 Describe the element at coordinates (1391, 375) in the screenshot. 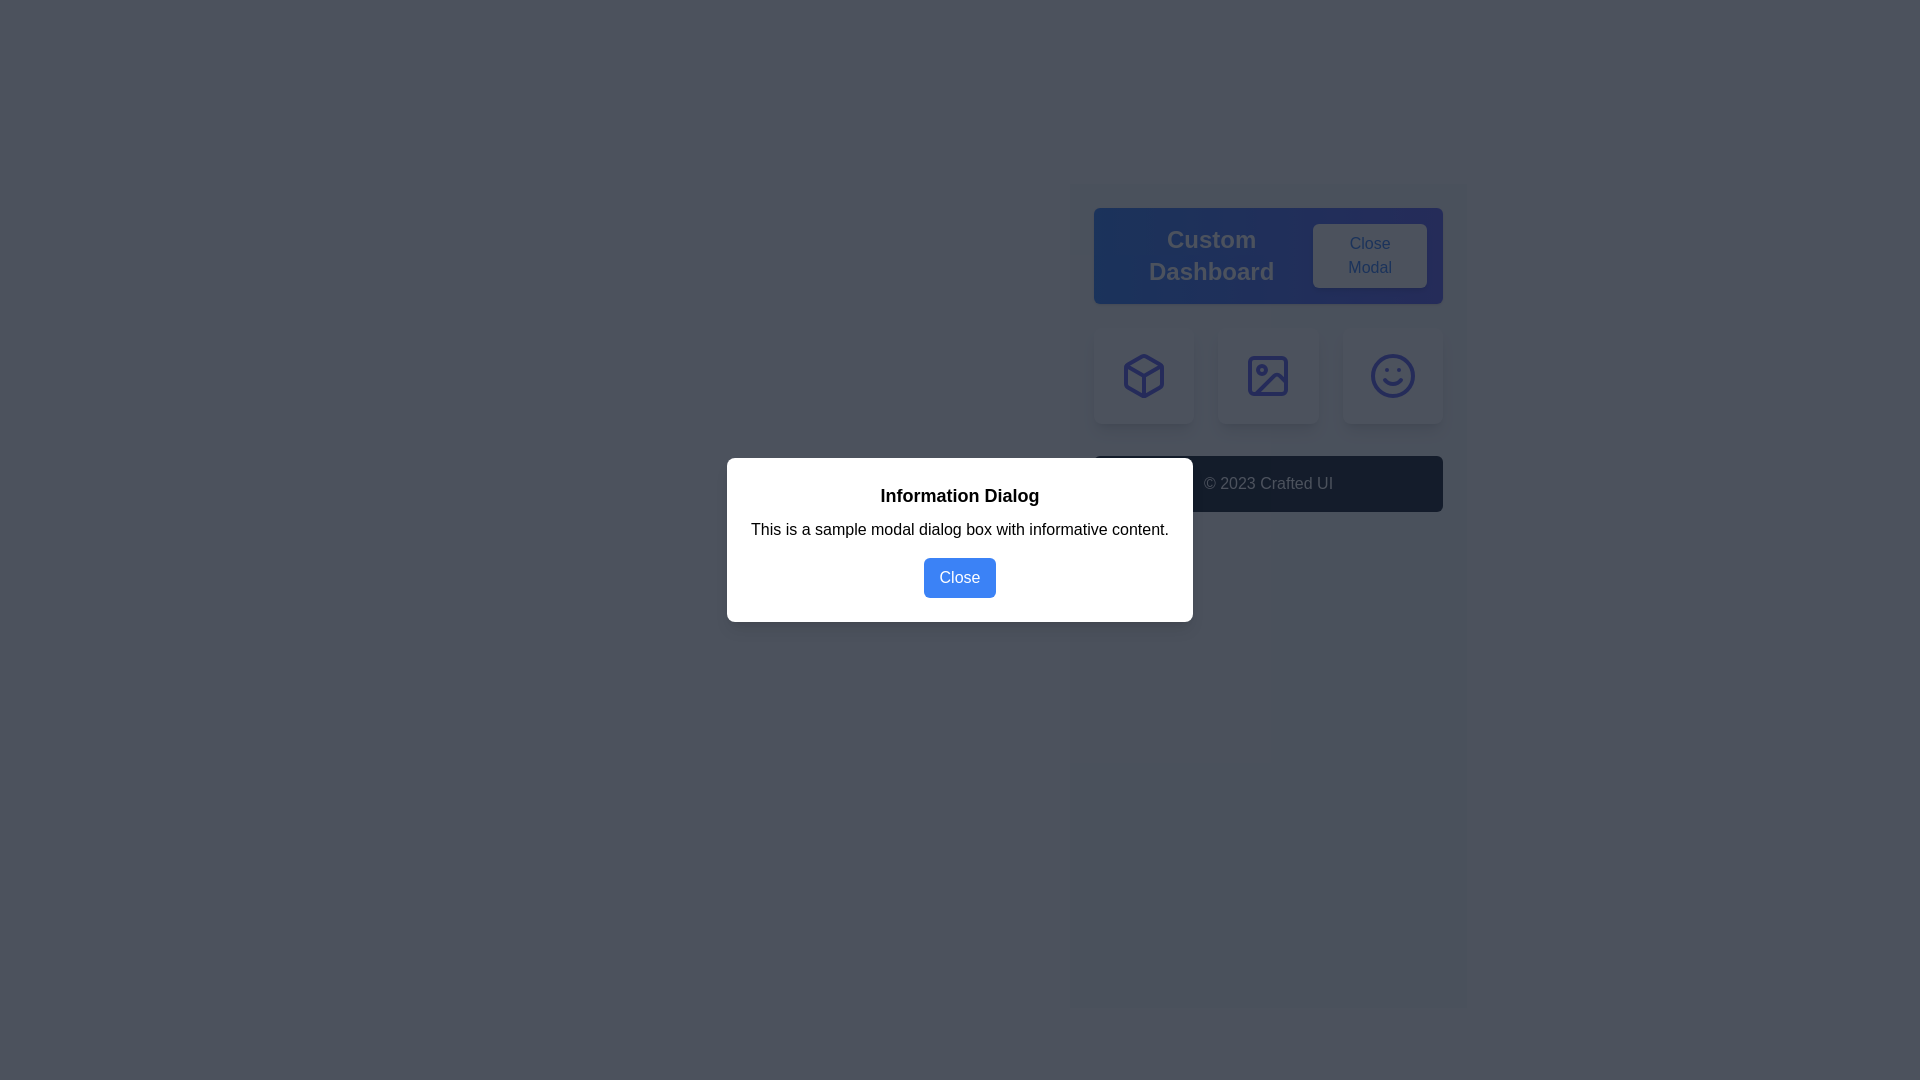

I see `the indigo smiley face icon located in the bottom-right of the icon grid on the 'Custom Dashboard'` at that location.